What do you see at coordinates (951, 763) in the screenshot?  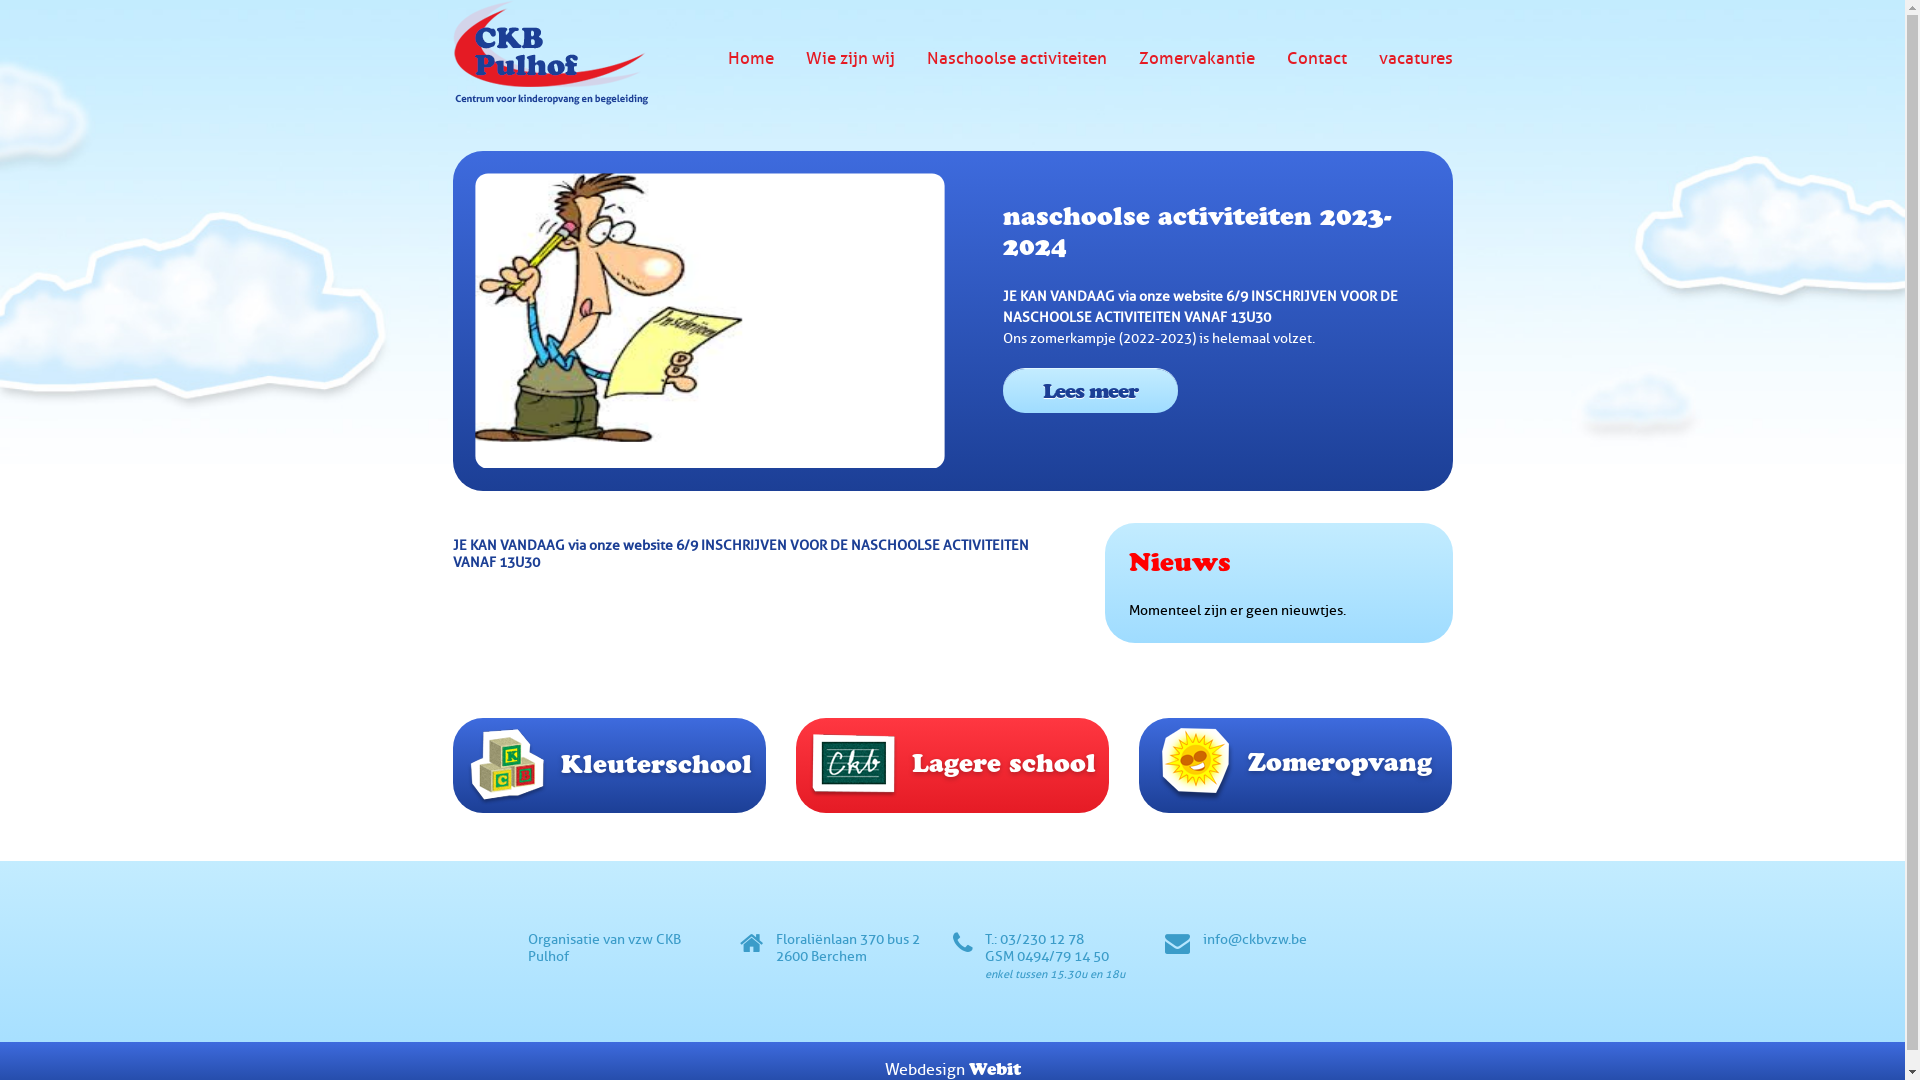 I see `'Lagere school'` at bounding box center [951, 763].